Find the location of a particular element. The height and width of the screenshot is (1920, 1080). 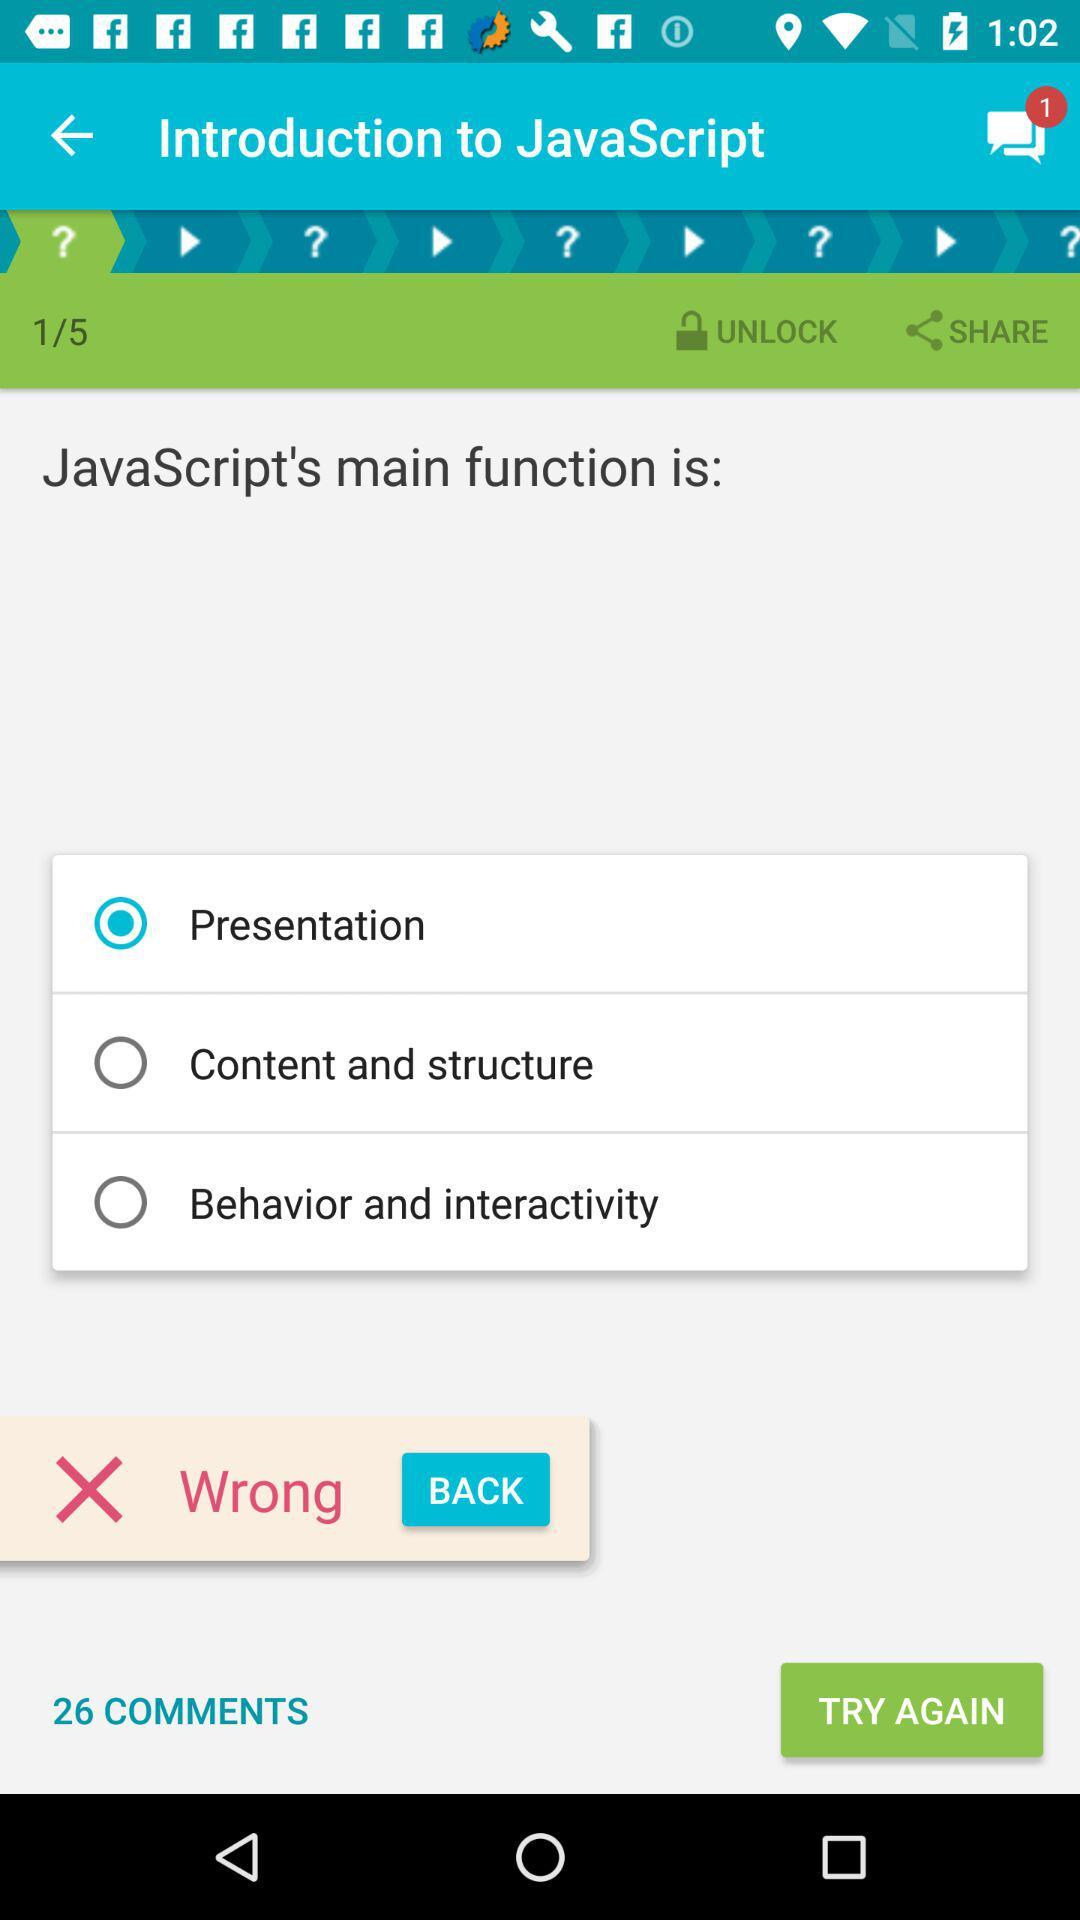

the play icon is located at coordinates (439, 240).